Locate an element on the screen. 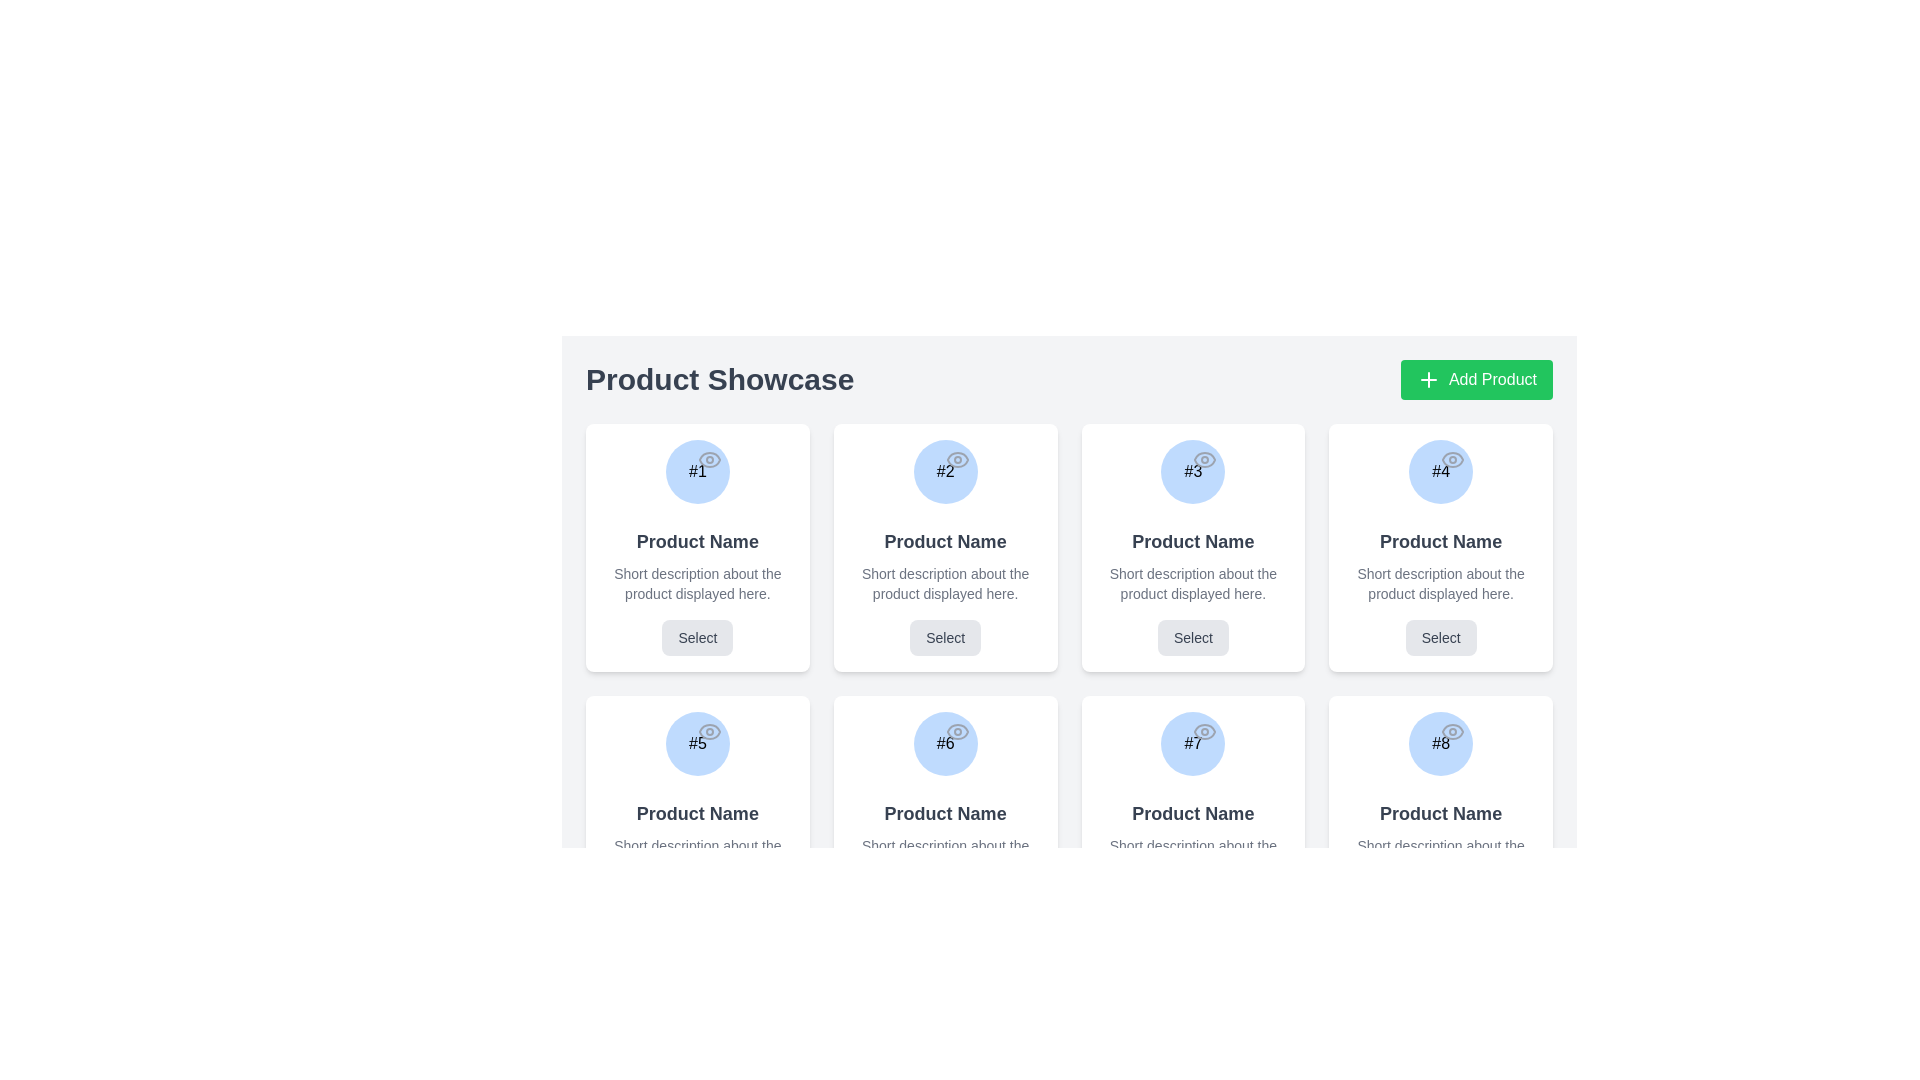 The height and width of the screenshot is (1080, 1920). text label displaying the product name located in the seventh product card, positioned centrally below the card's identifier '#7' and above the descriptive text block is located at coordinates (1193, 813).